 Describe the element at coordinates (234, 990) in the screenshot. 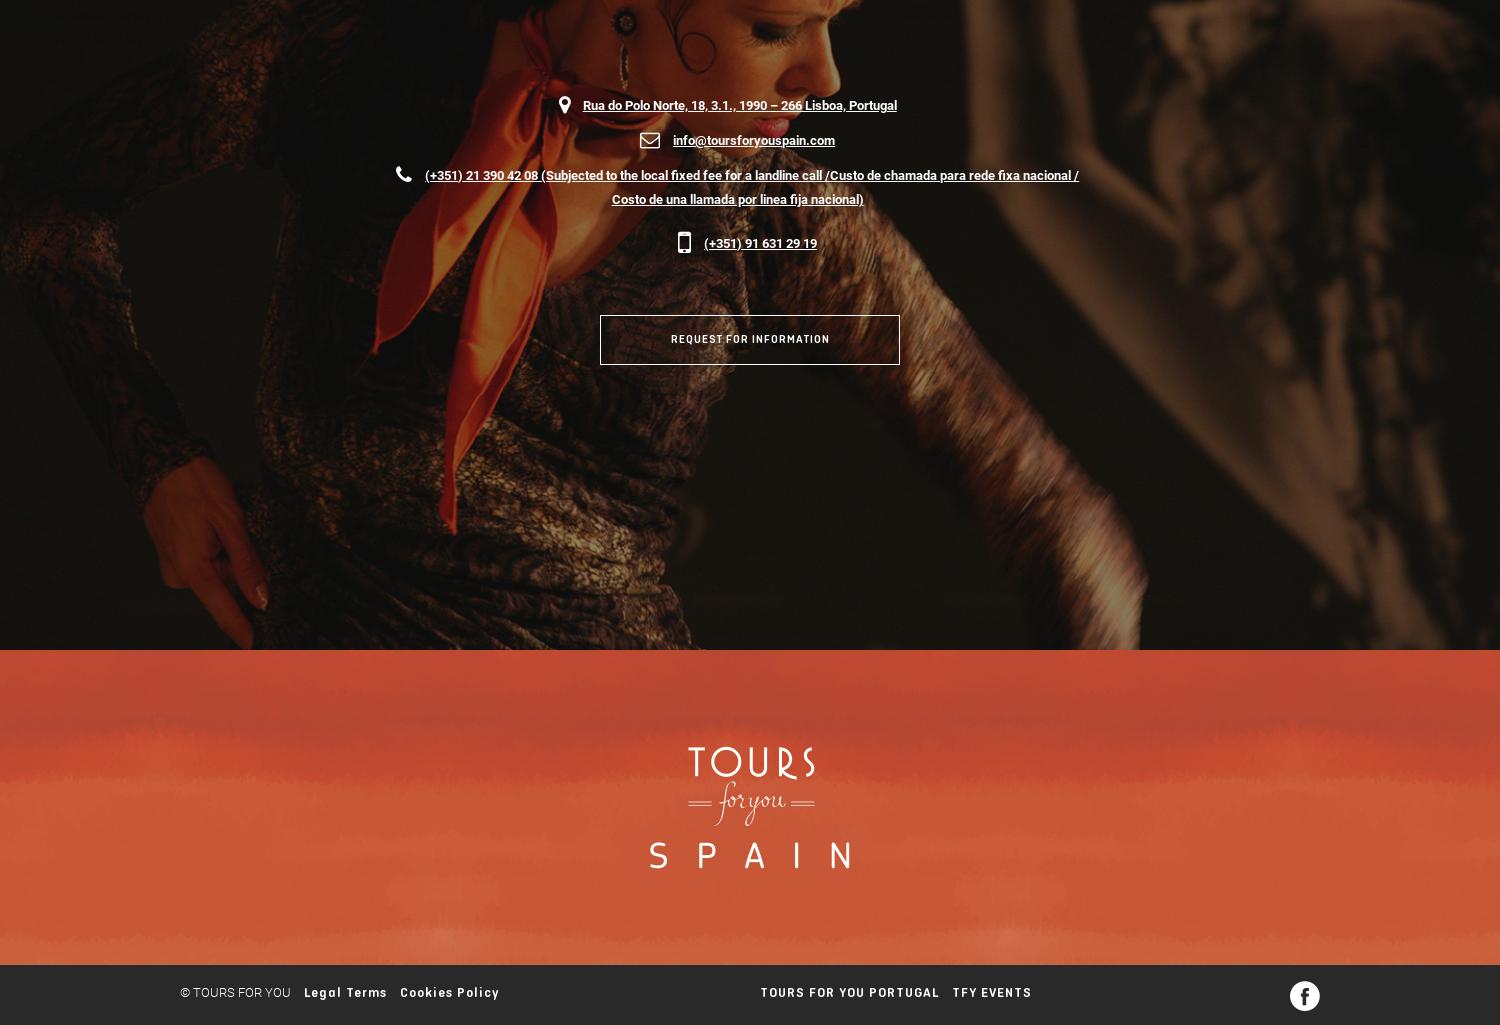

I see `'© TOURS FOR YOU'` at that location.